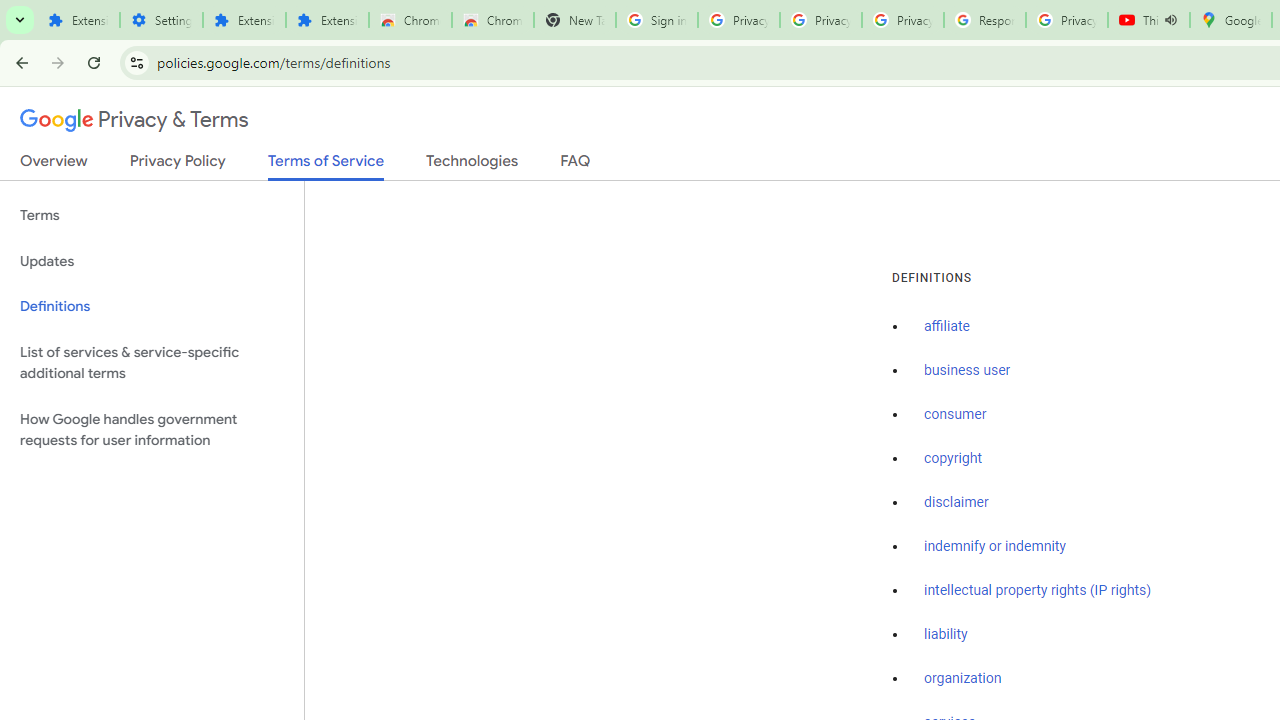 This screenshot has width=1280, height=720. Describe the element at coordinates (326, 165) in the screenshot. I see `'Terms of Service'` at that location.